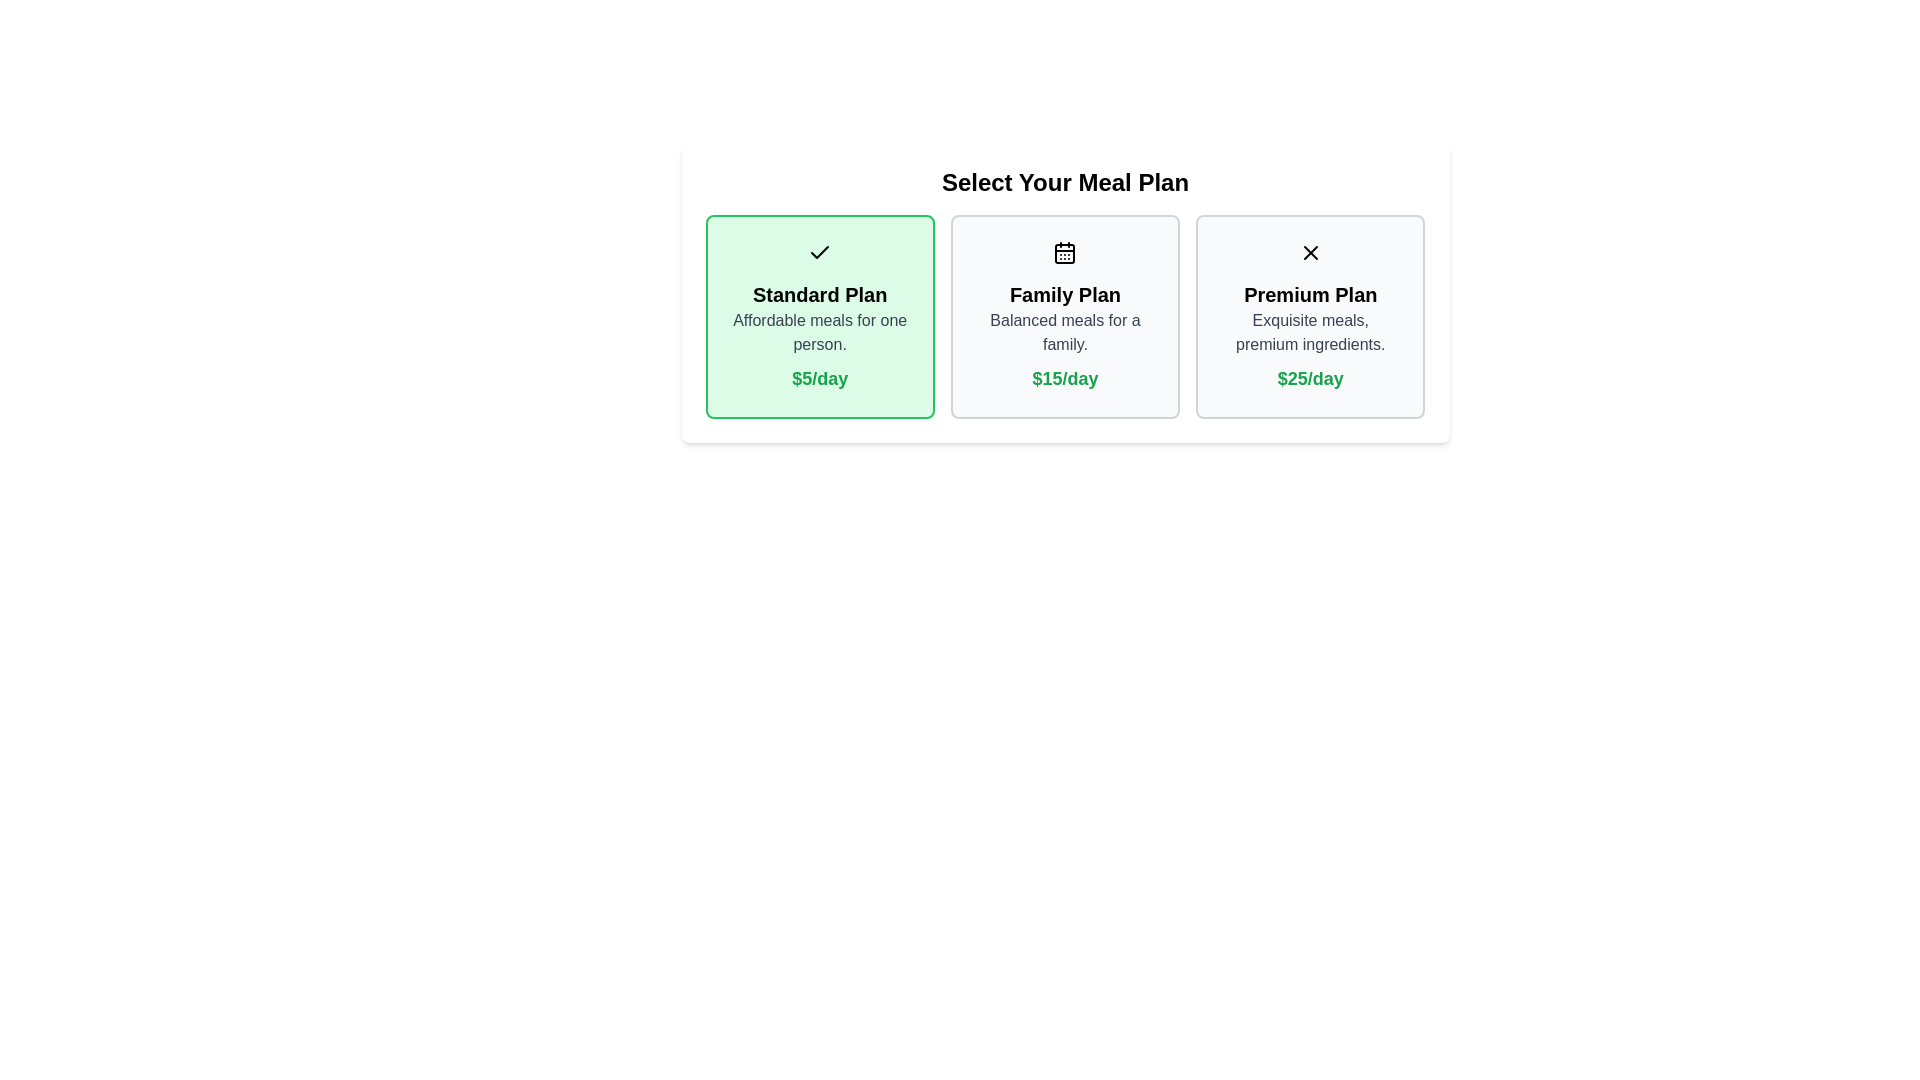  I want to click on the calendar icon located at the top center of the 'Family Plan' card, which is a black and white square outline with a grid pattern and two tabs on top, so click(1064, 252).